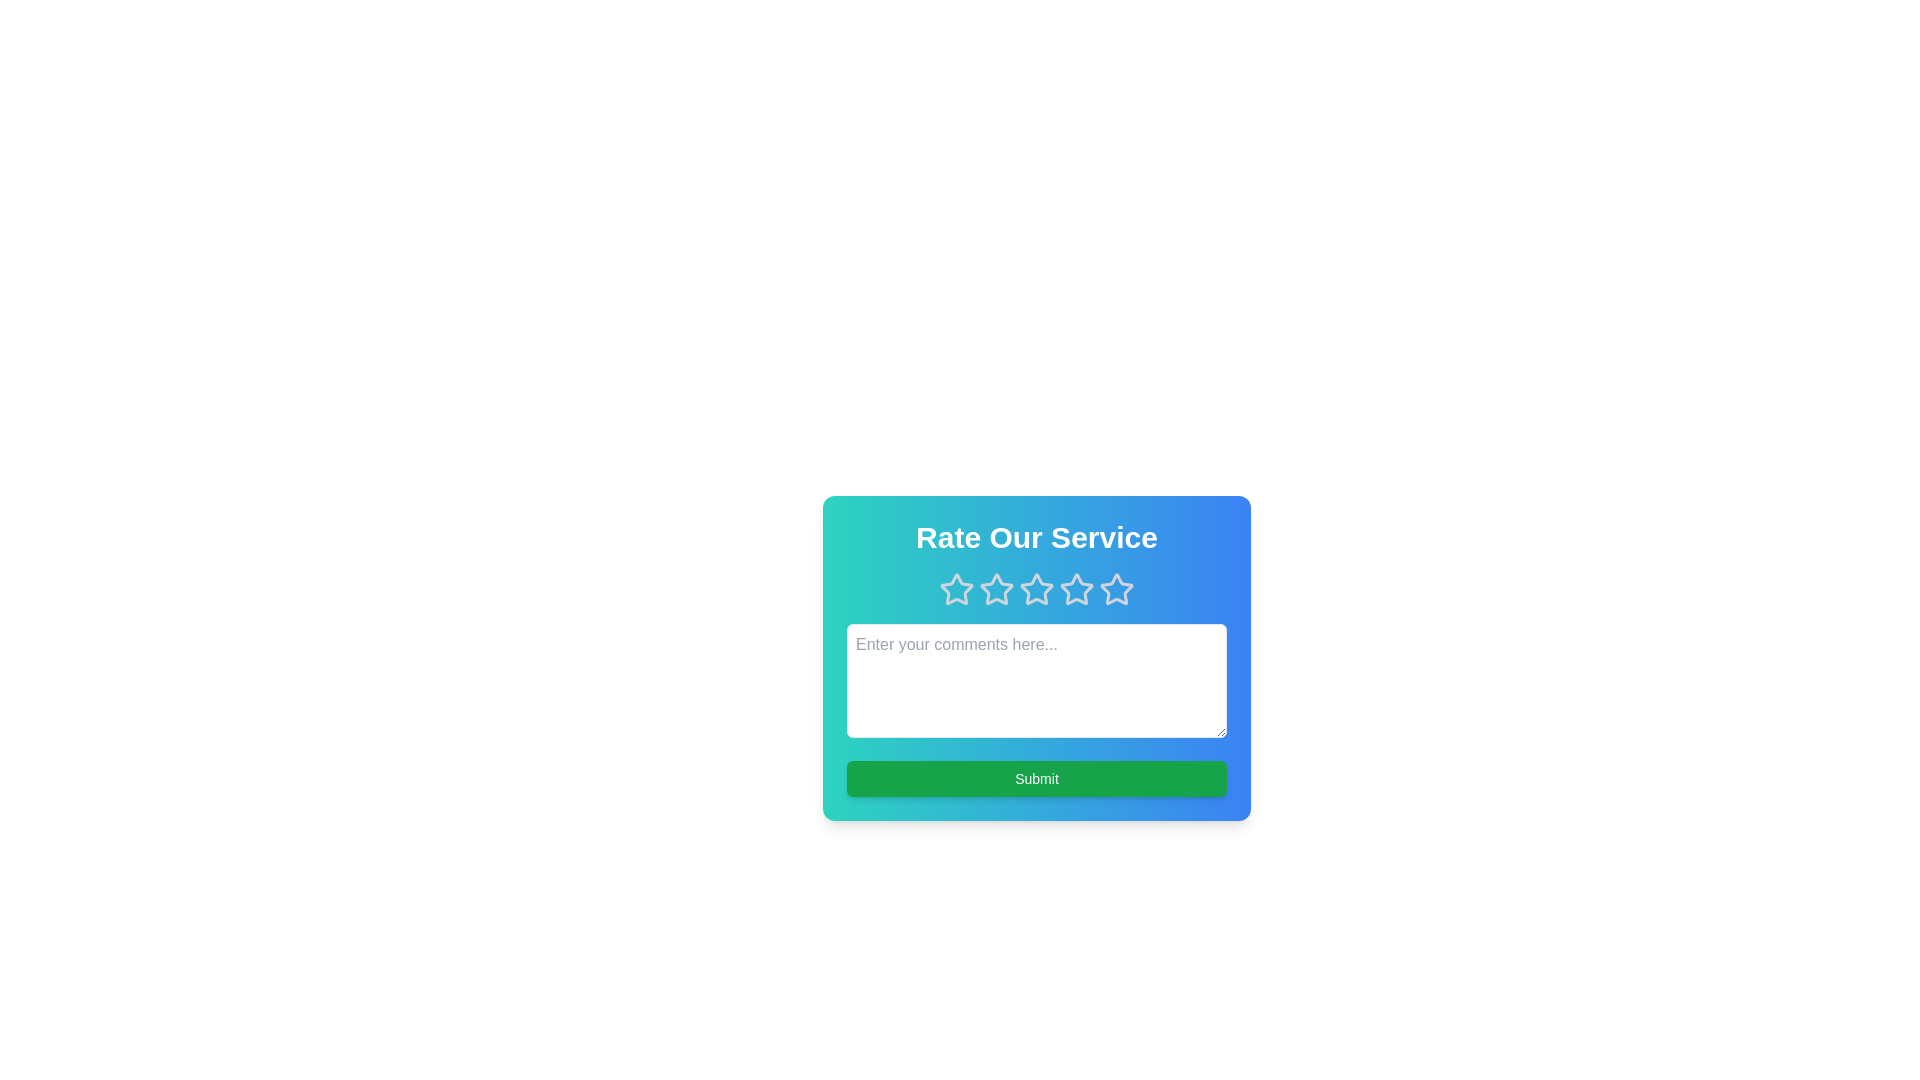  I want to click on 'Submit' button to submit the rating and comment, so click(1036, 778).